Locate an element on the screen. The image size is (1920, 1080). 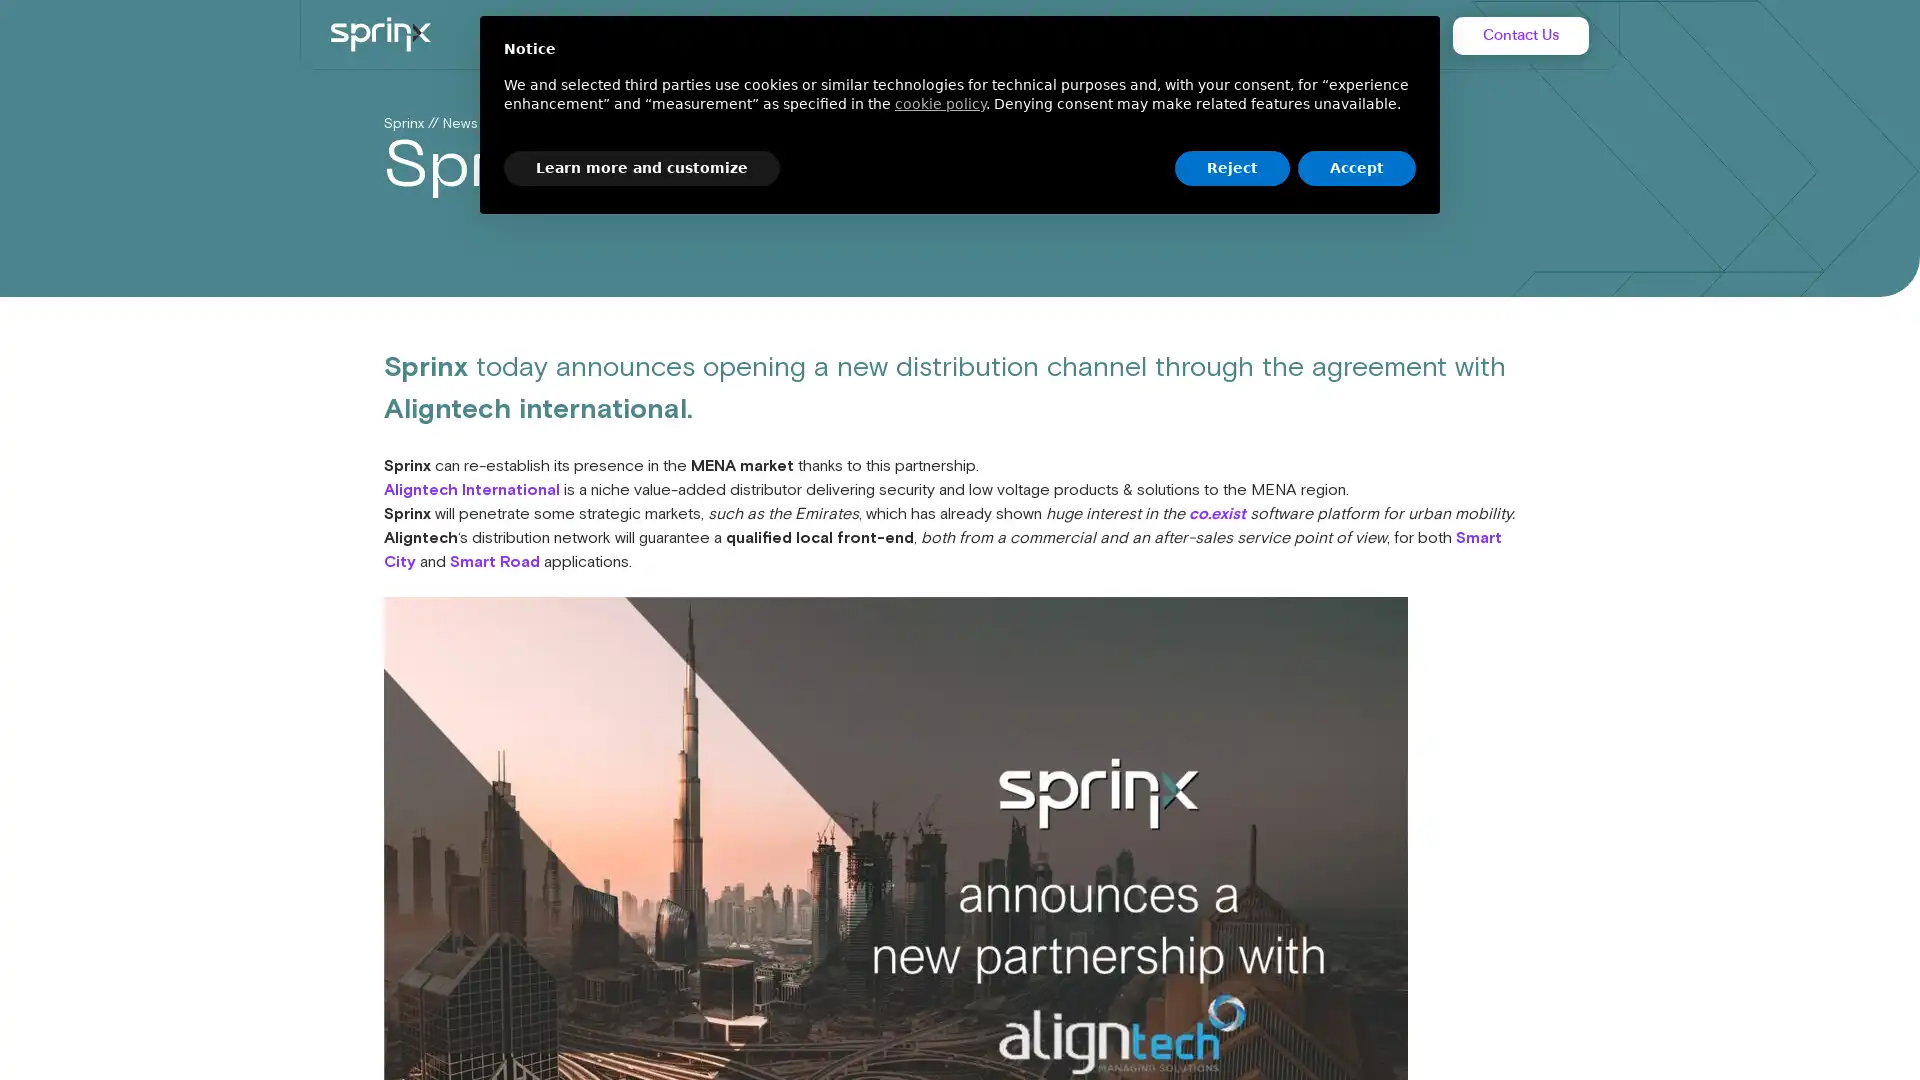
Learn more and customize is located at coordinates (642, 167).